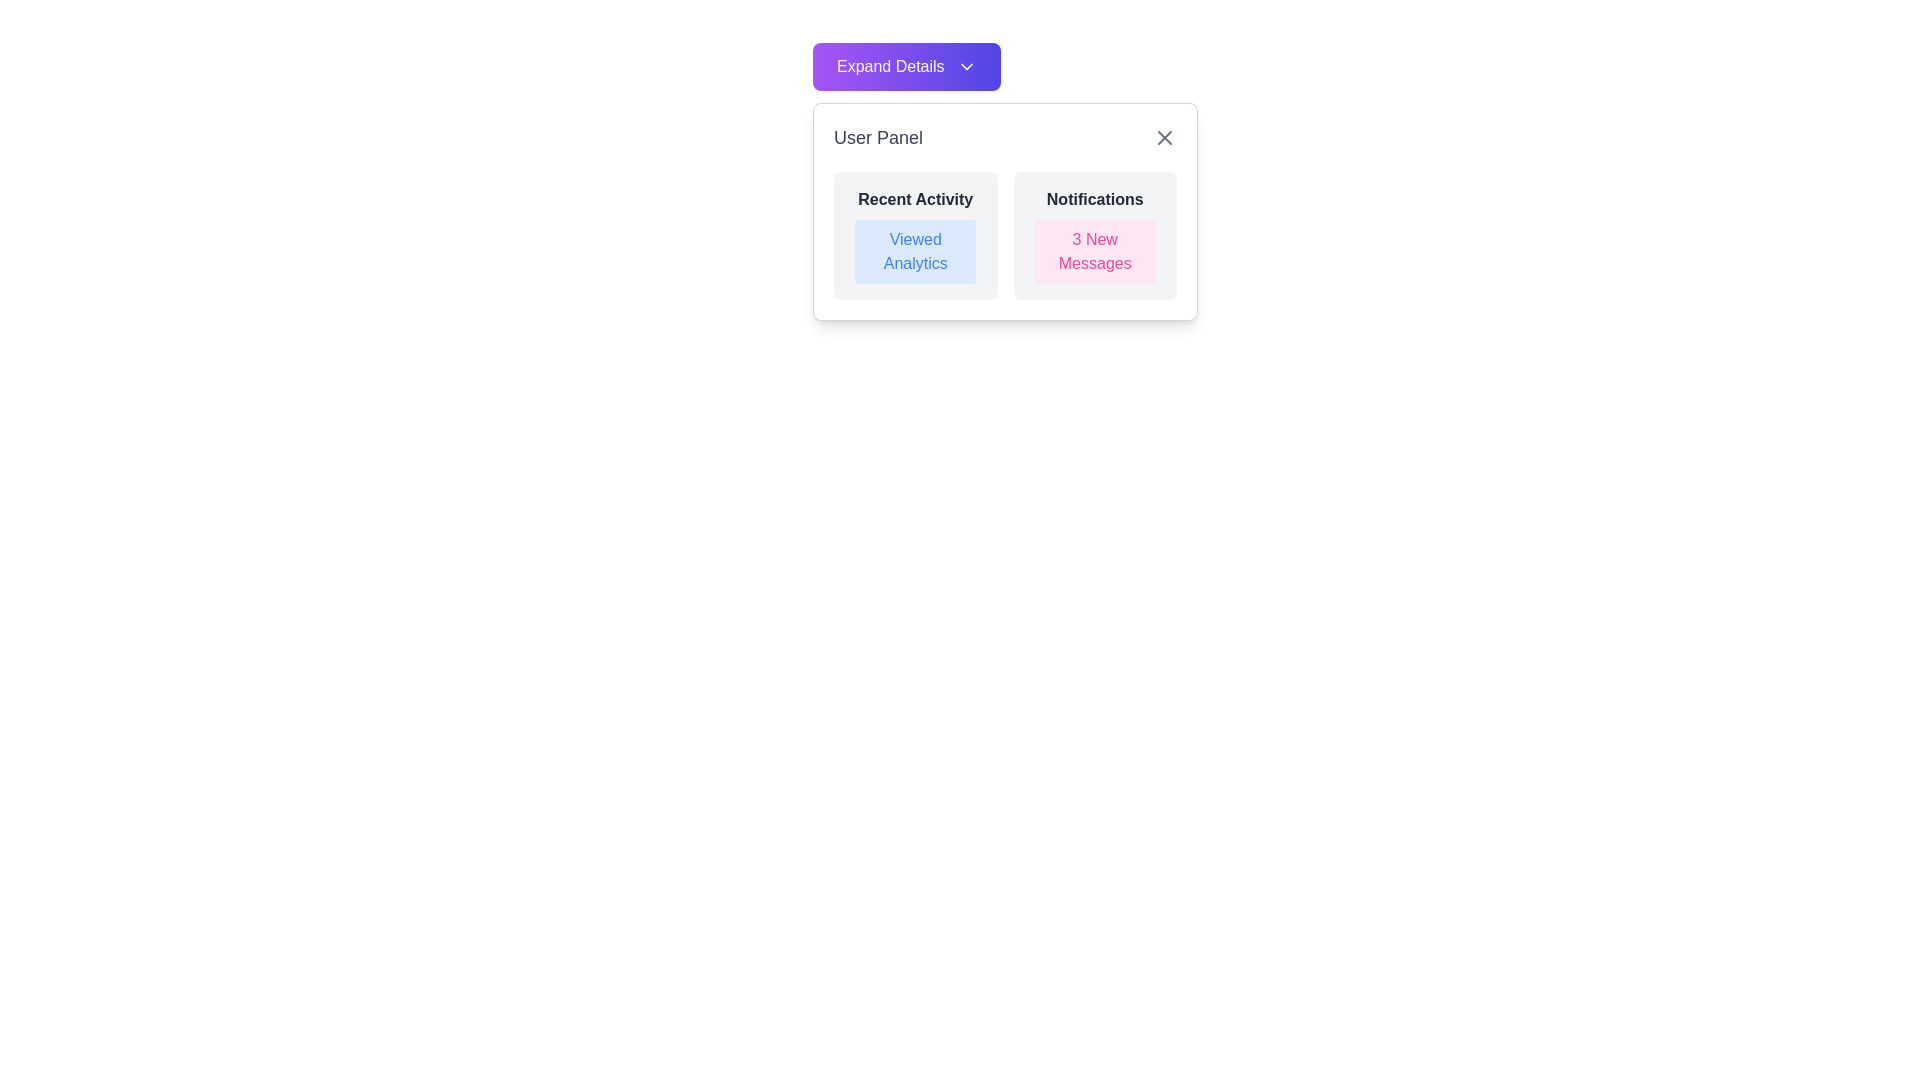 Image resolution: width=1920 pixels, height=1080 pixels. Describe the element at coordinates (1165, 137) in the screenshot. I see `the small diagonal cross graphical icon located at the top-right corner of the User Panel card` at that location.